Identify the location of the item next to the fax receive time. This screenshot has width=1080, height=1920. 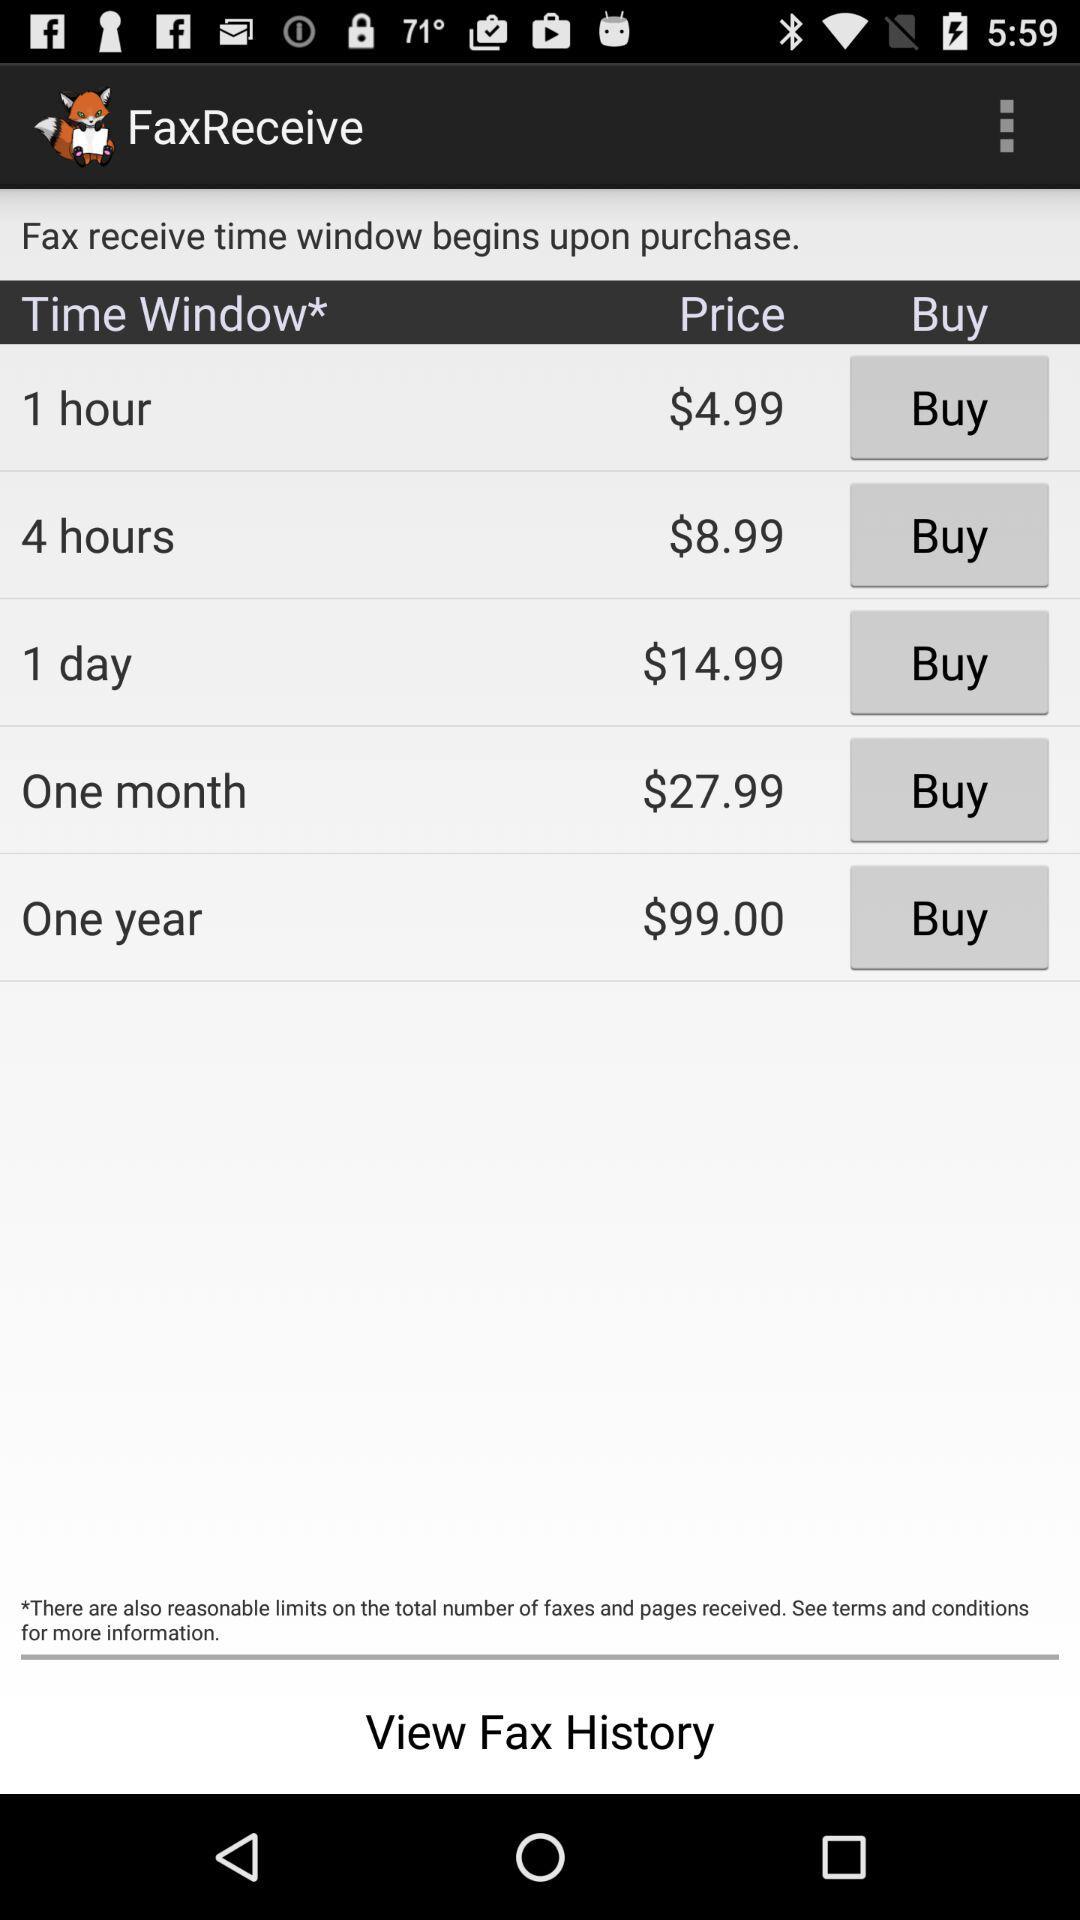
(1006, 124).